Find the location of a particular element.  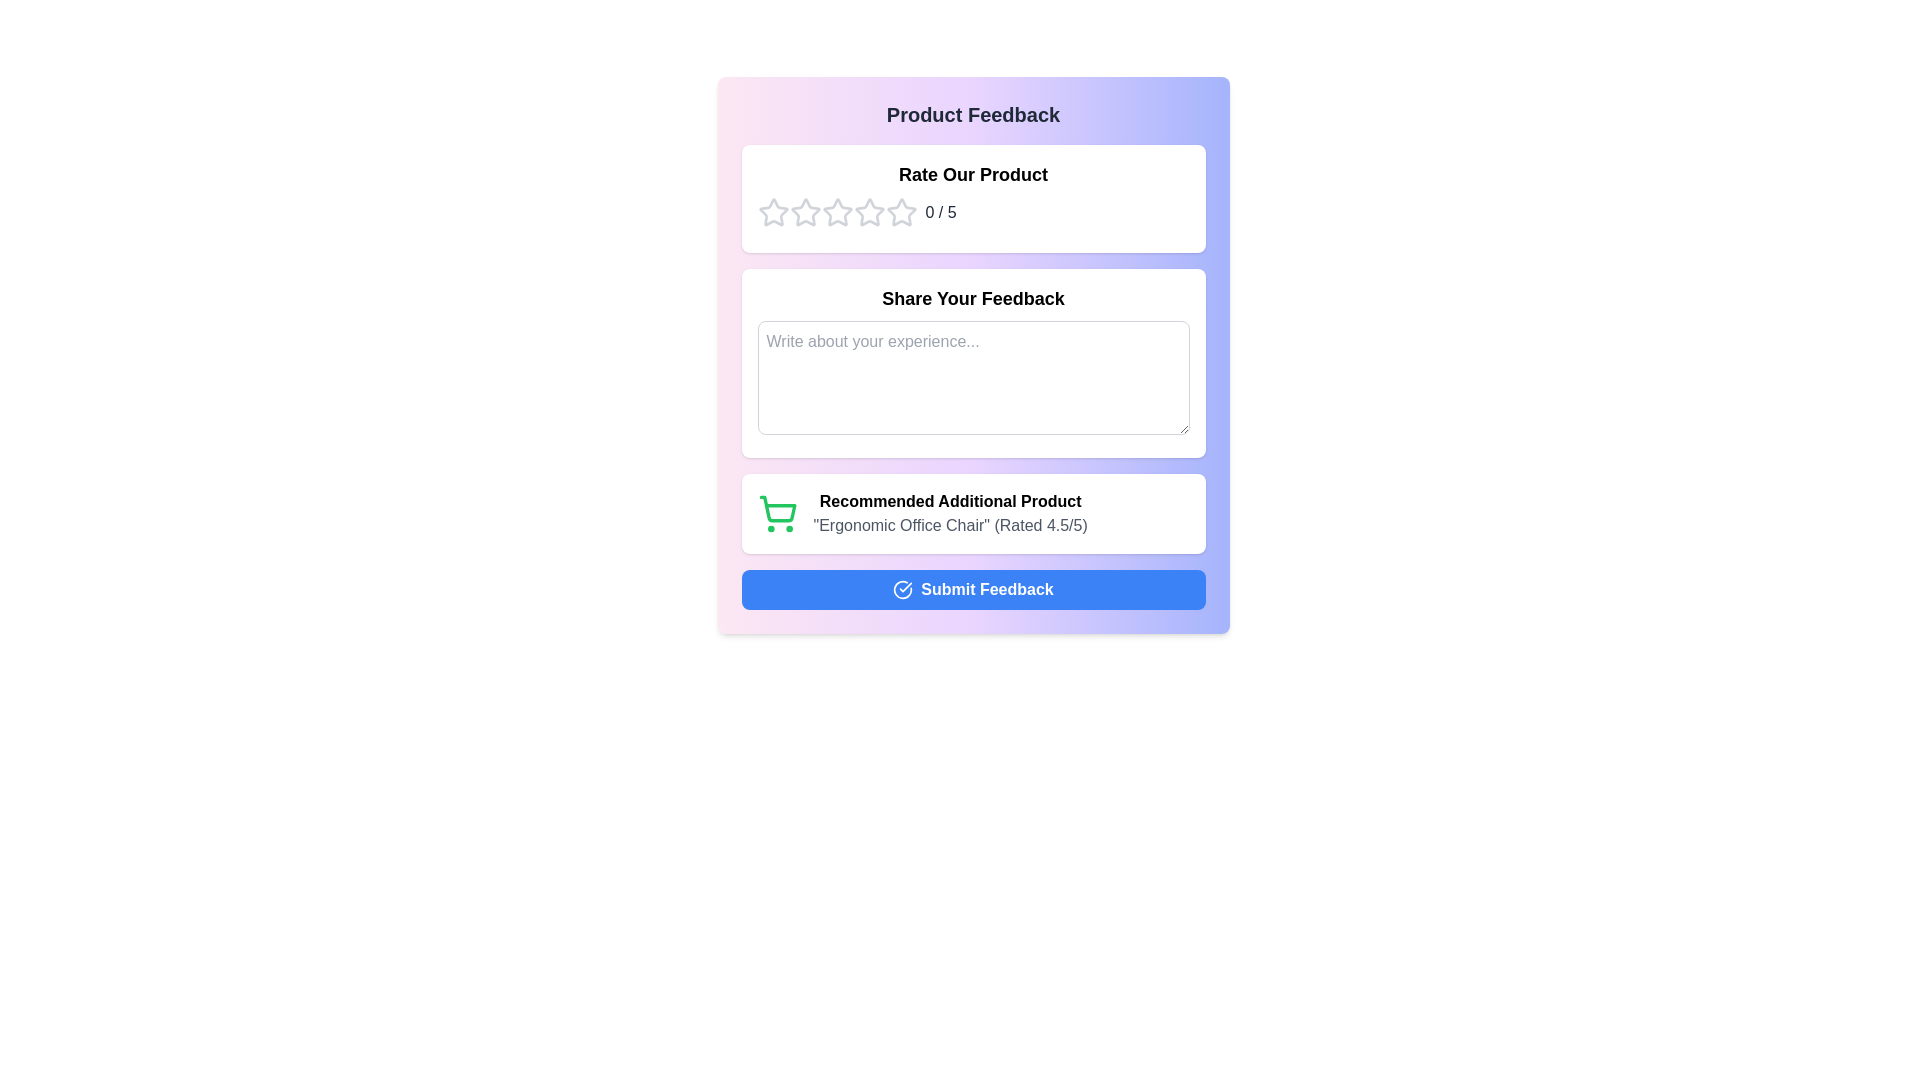

the submit button located at the bottom of the feedback form, directly below the product recommendation section is located at coordinates (973, 589).